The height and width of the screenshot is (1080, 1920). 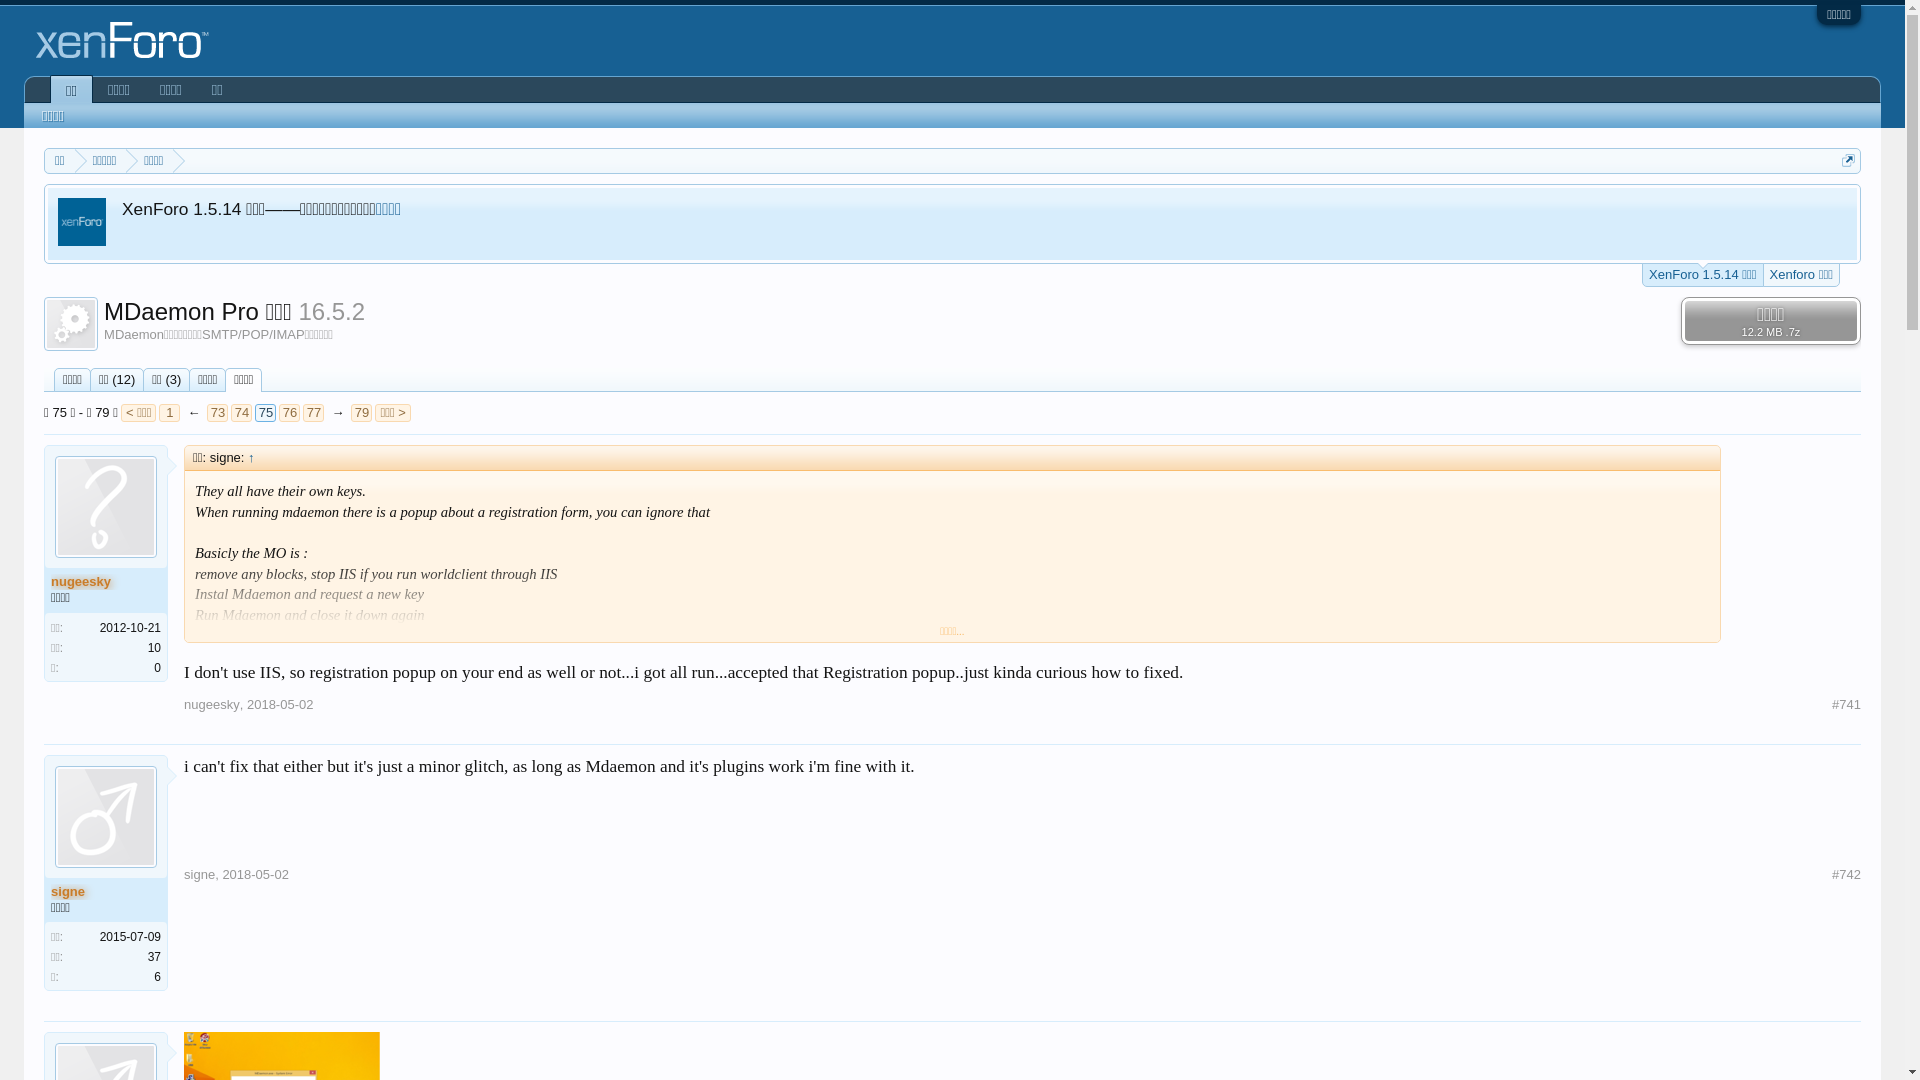 What do you see at coordinates (240, 411) in the screenshot?
I see `'74'` at bounding box center [240, 411].